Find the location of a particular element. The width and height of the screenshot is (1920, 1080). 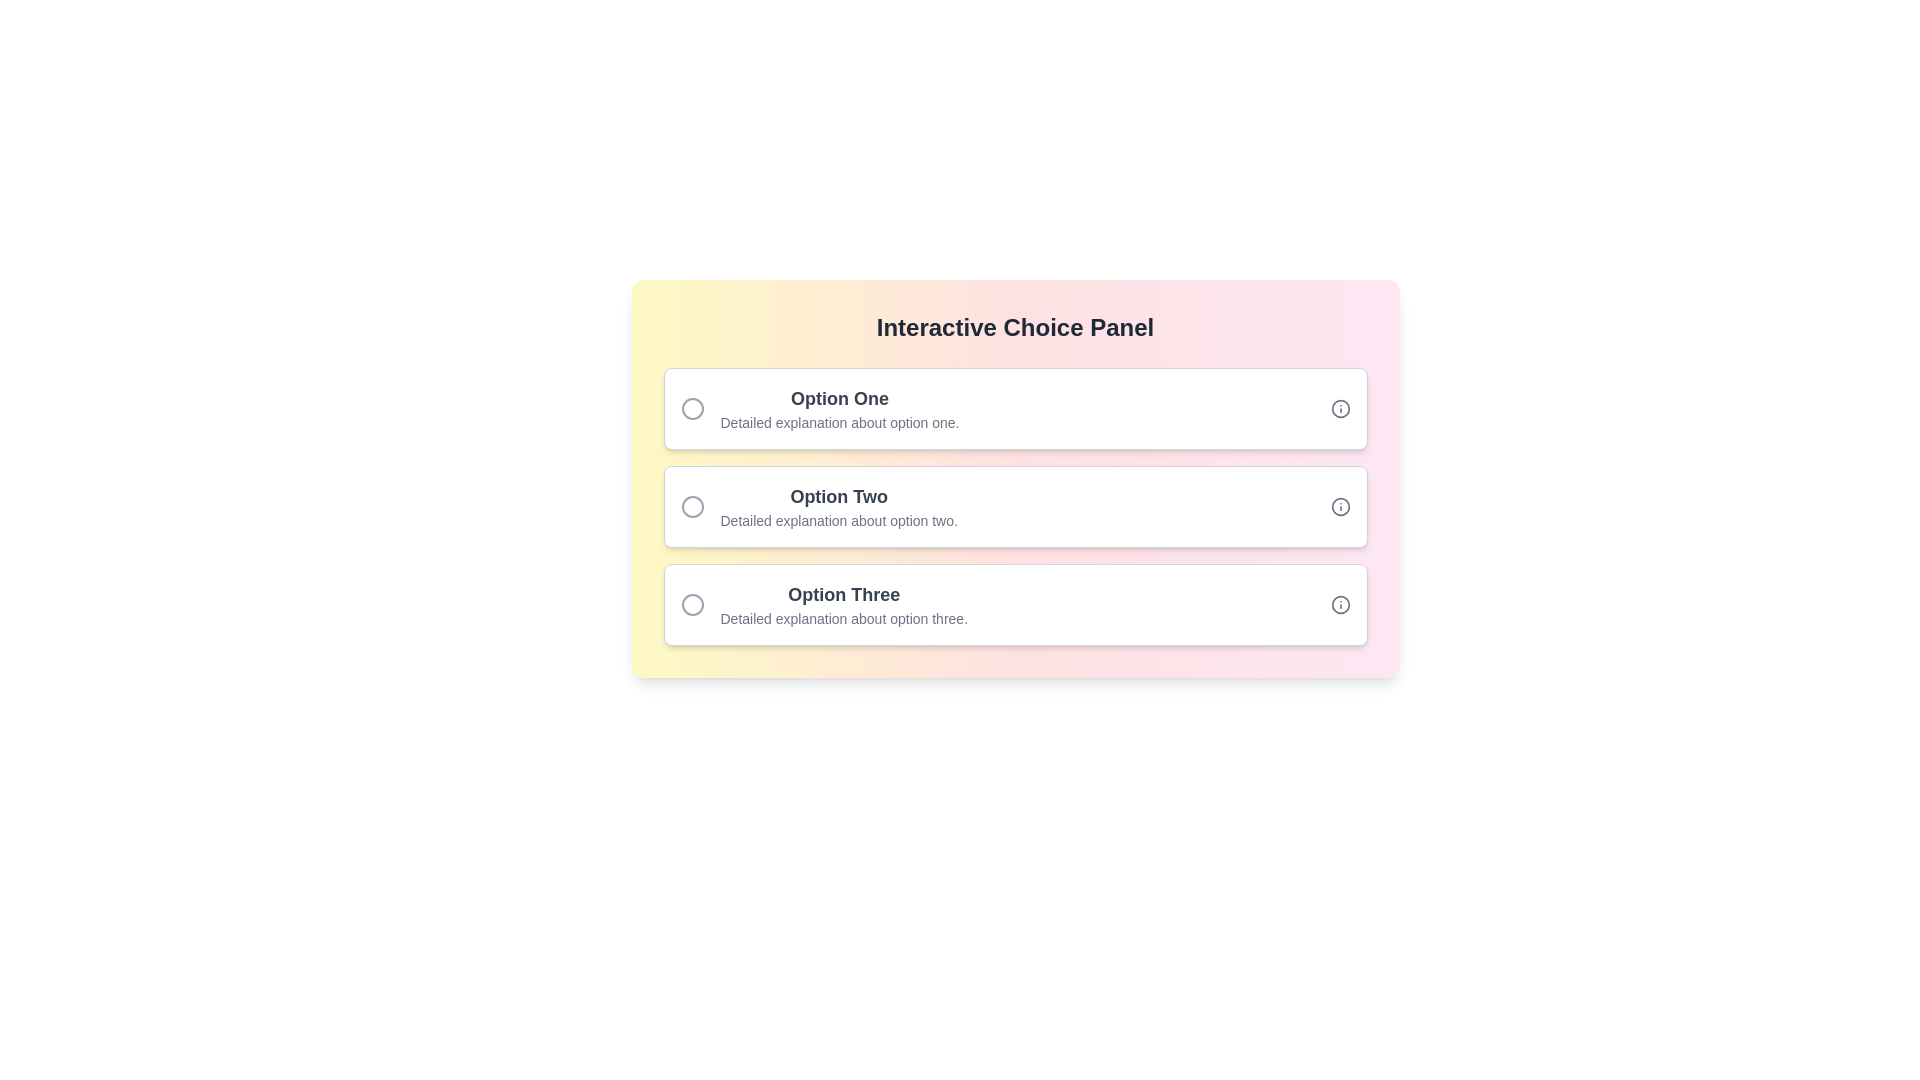

the informational icon located is located at coordinates (1340, 604).